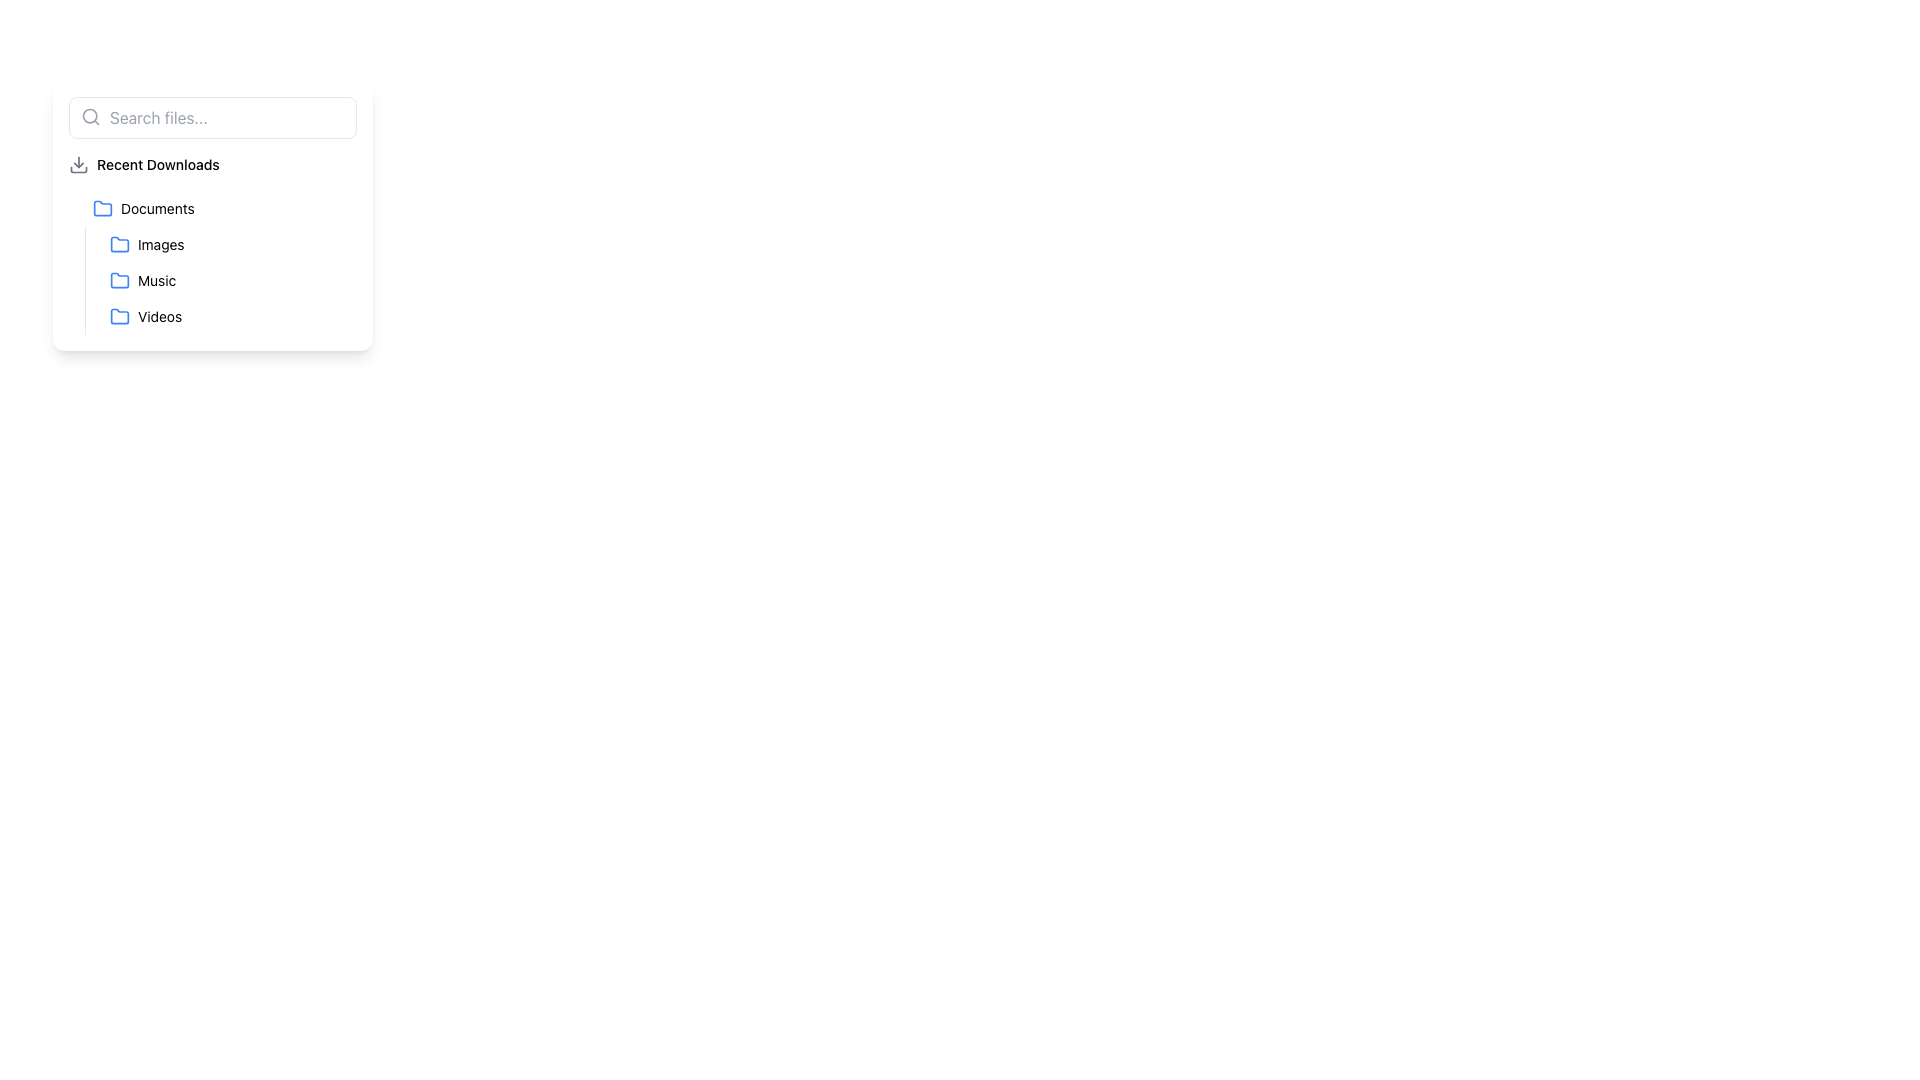  Describe the element at coordinates (119, 281) in the screenshot. I see `the blue folder icon located in the 'Music' menu item of the 'Recent Downloads' section` at that location.